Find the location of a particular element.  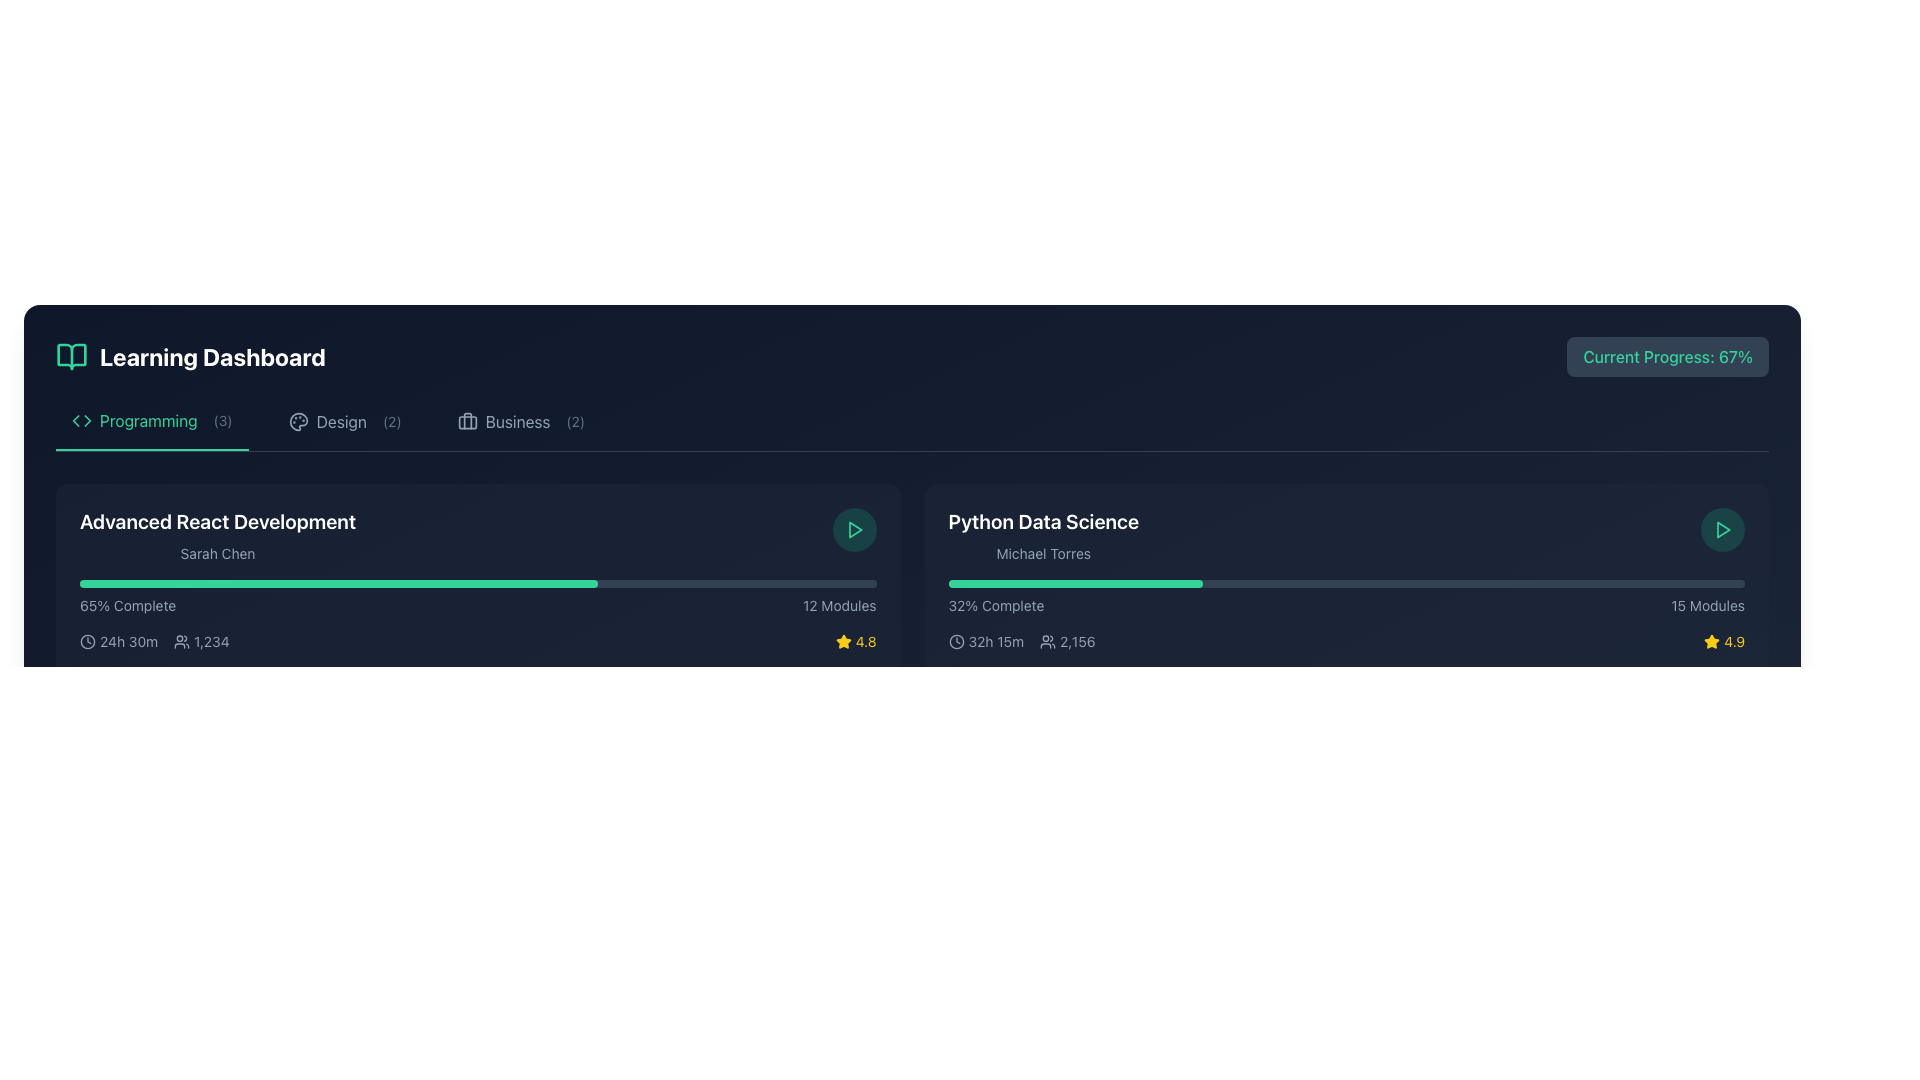

the icons in the informational display element that shows time and numerical count, located as the leftmost section in its row is located at coordinates (153, 856).